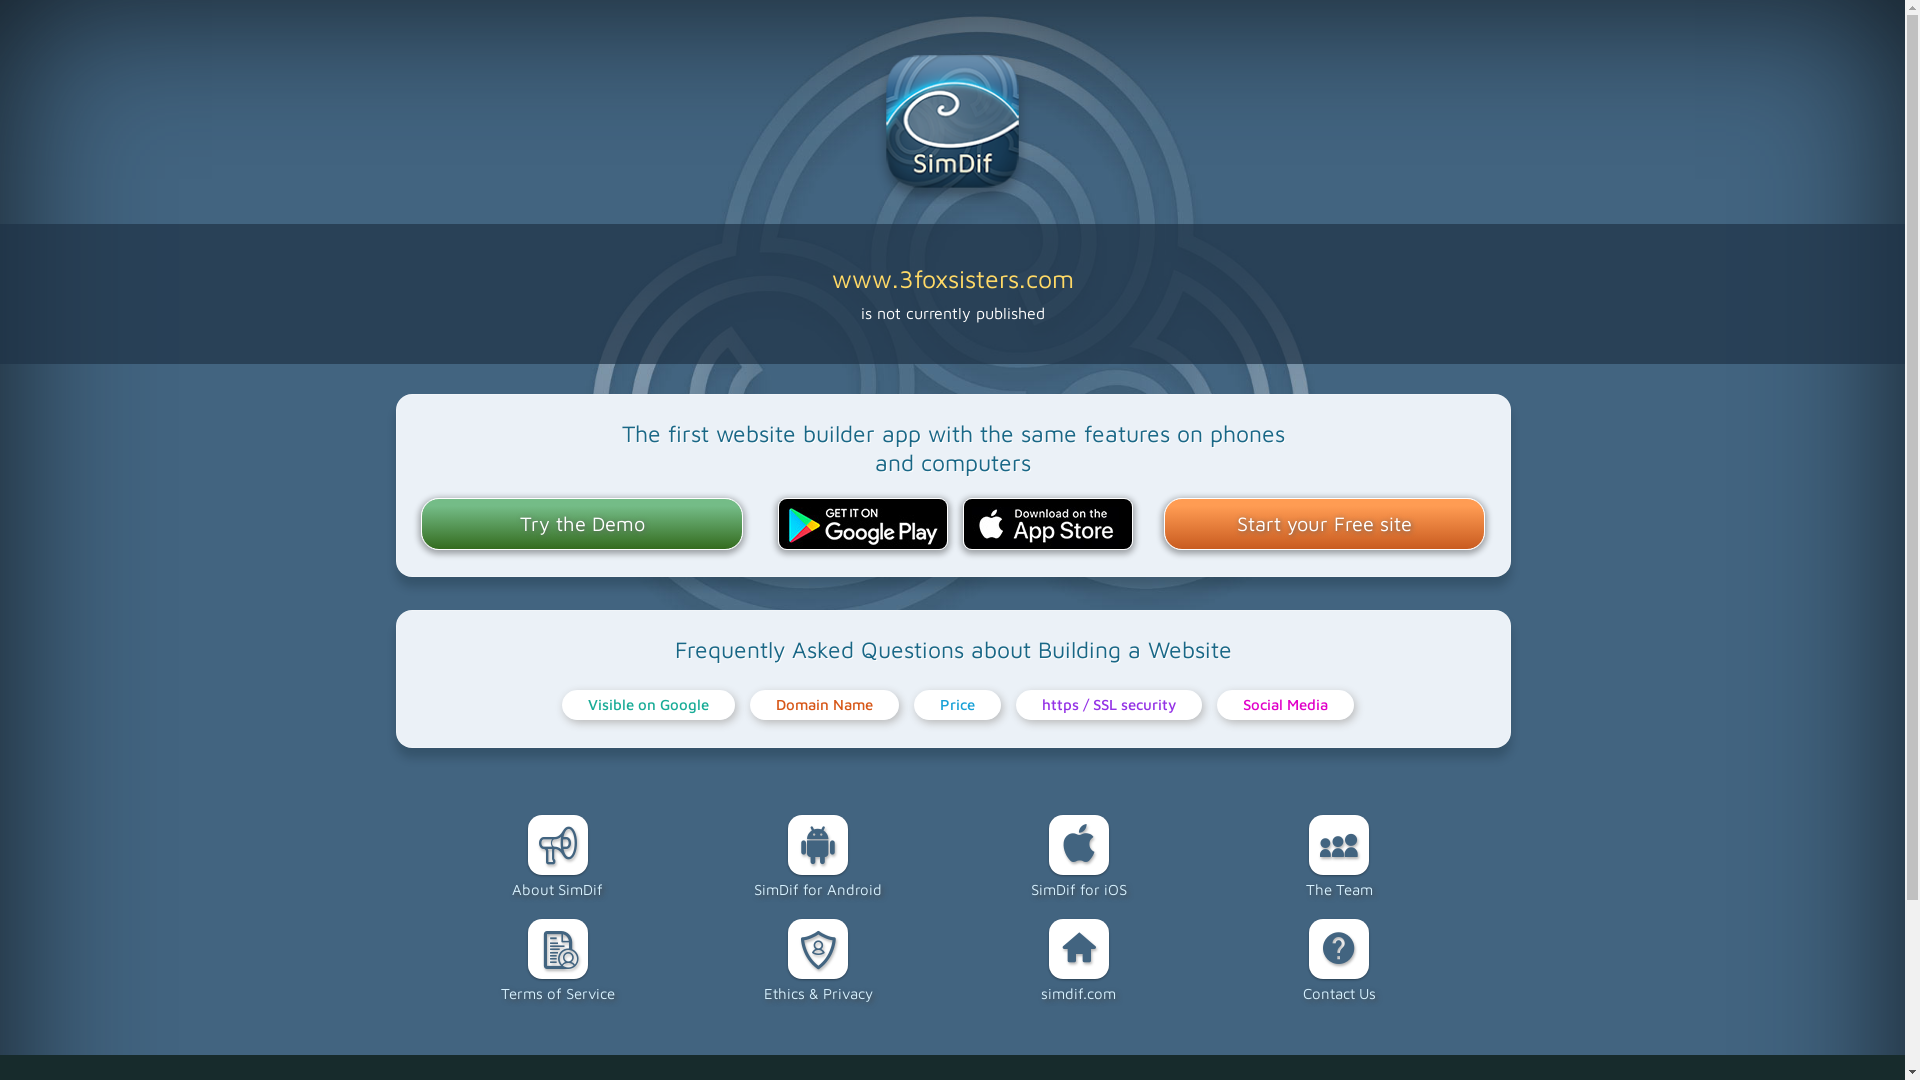  What do you see at coordinates (557, 959) in the screenshot?
I see `'Terms of Service'` at bounding box center [557, 959].